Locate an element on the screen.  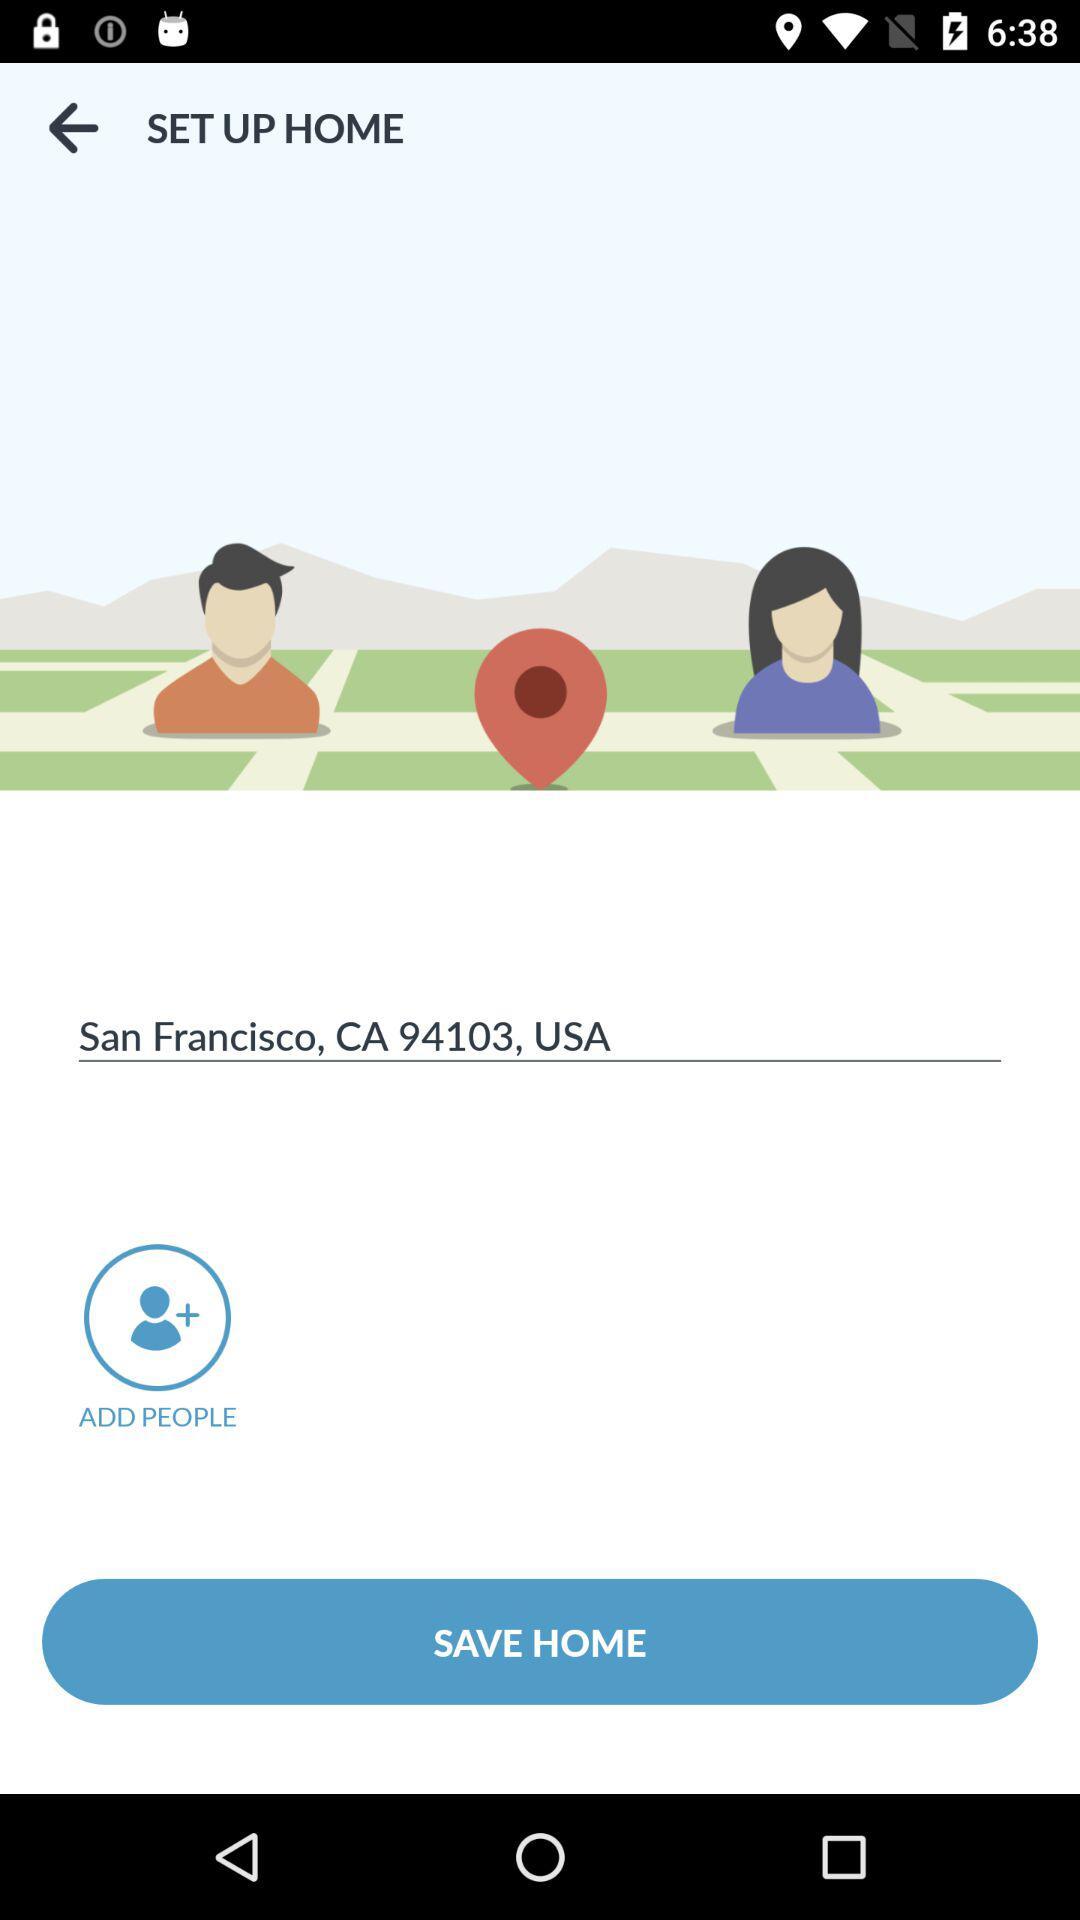
the arrow_backward icon is located at coordinates (72, 127).